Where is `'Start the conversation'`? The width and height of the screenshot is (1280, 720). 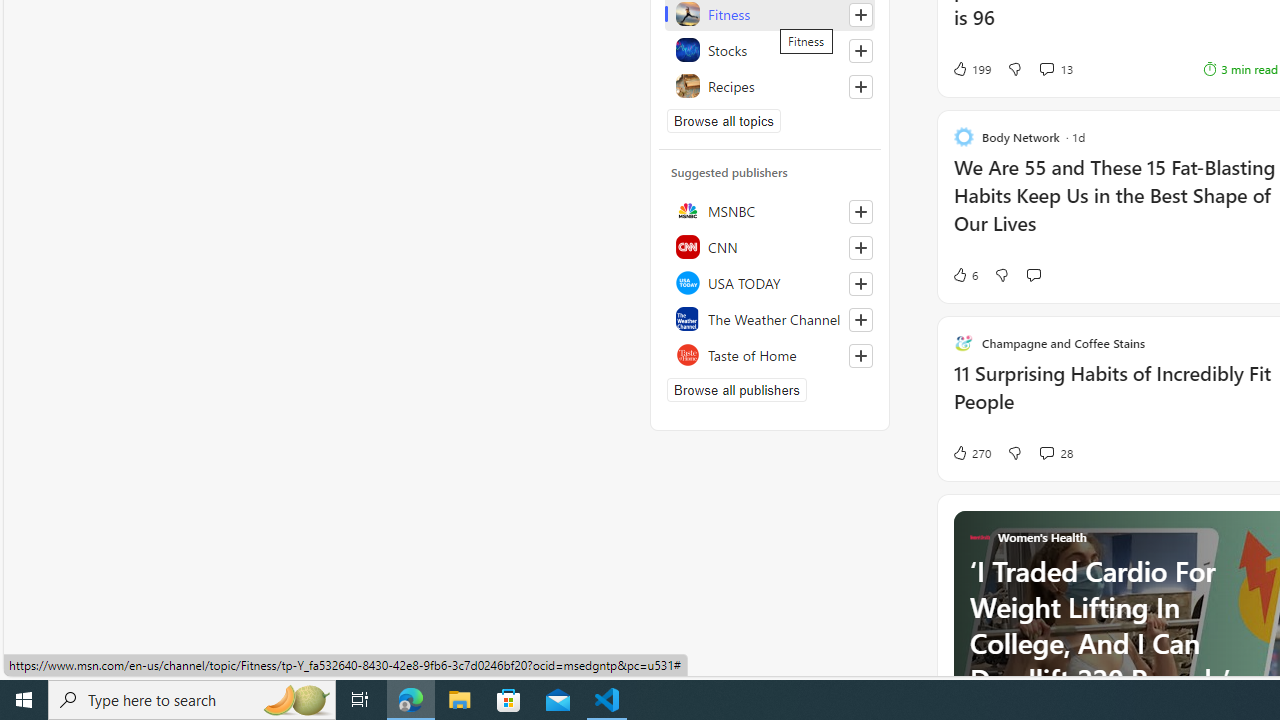
'Start the conversation' is located at coordinates (1033, 275).